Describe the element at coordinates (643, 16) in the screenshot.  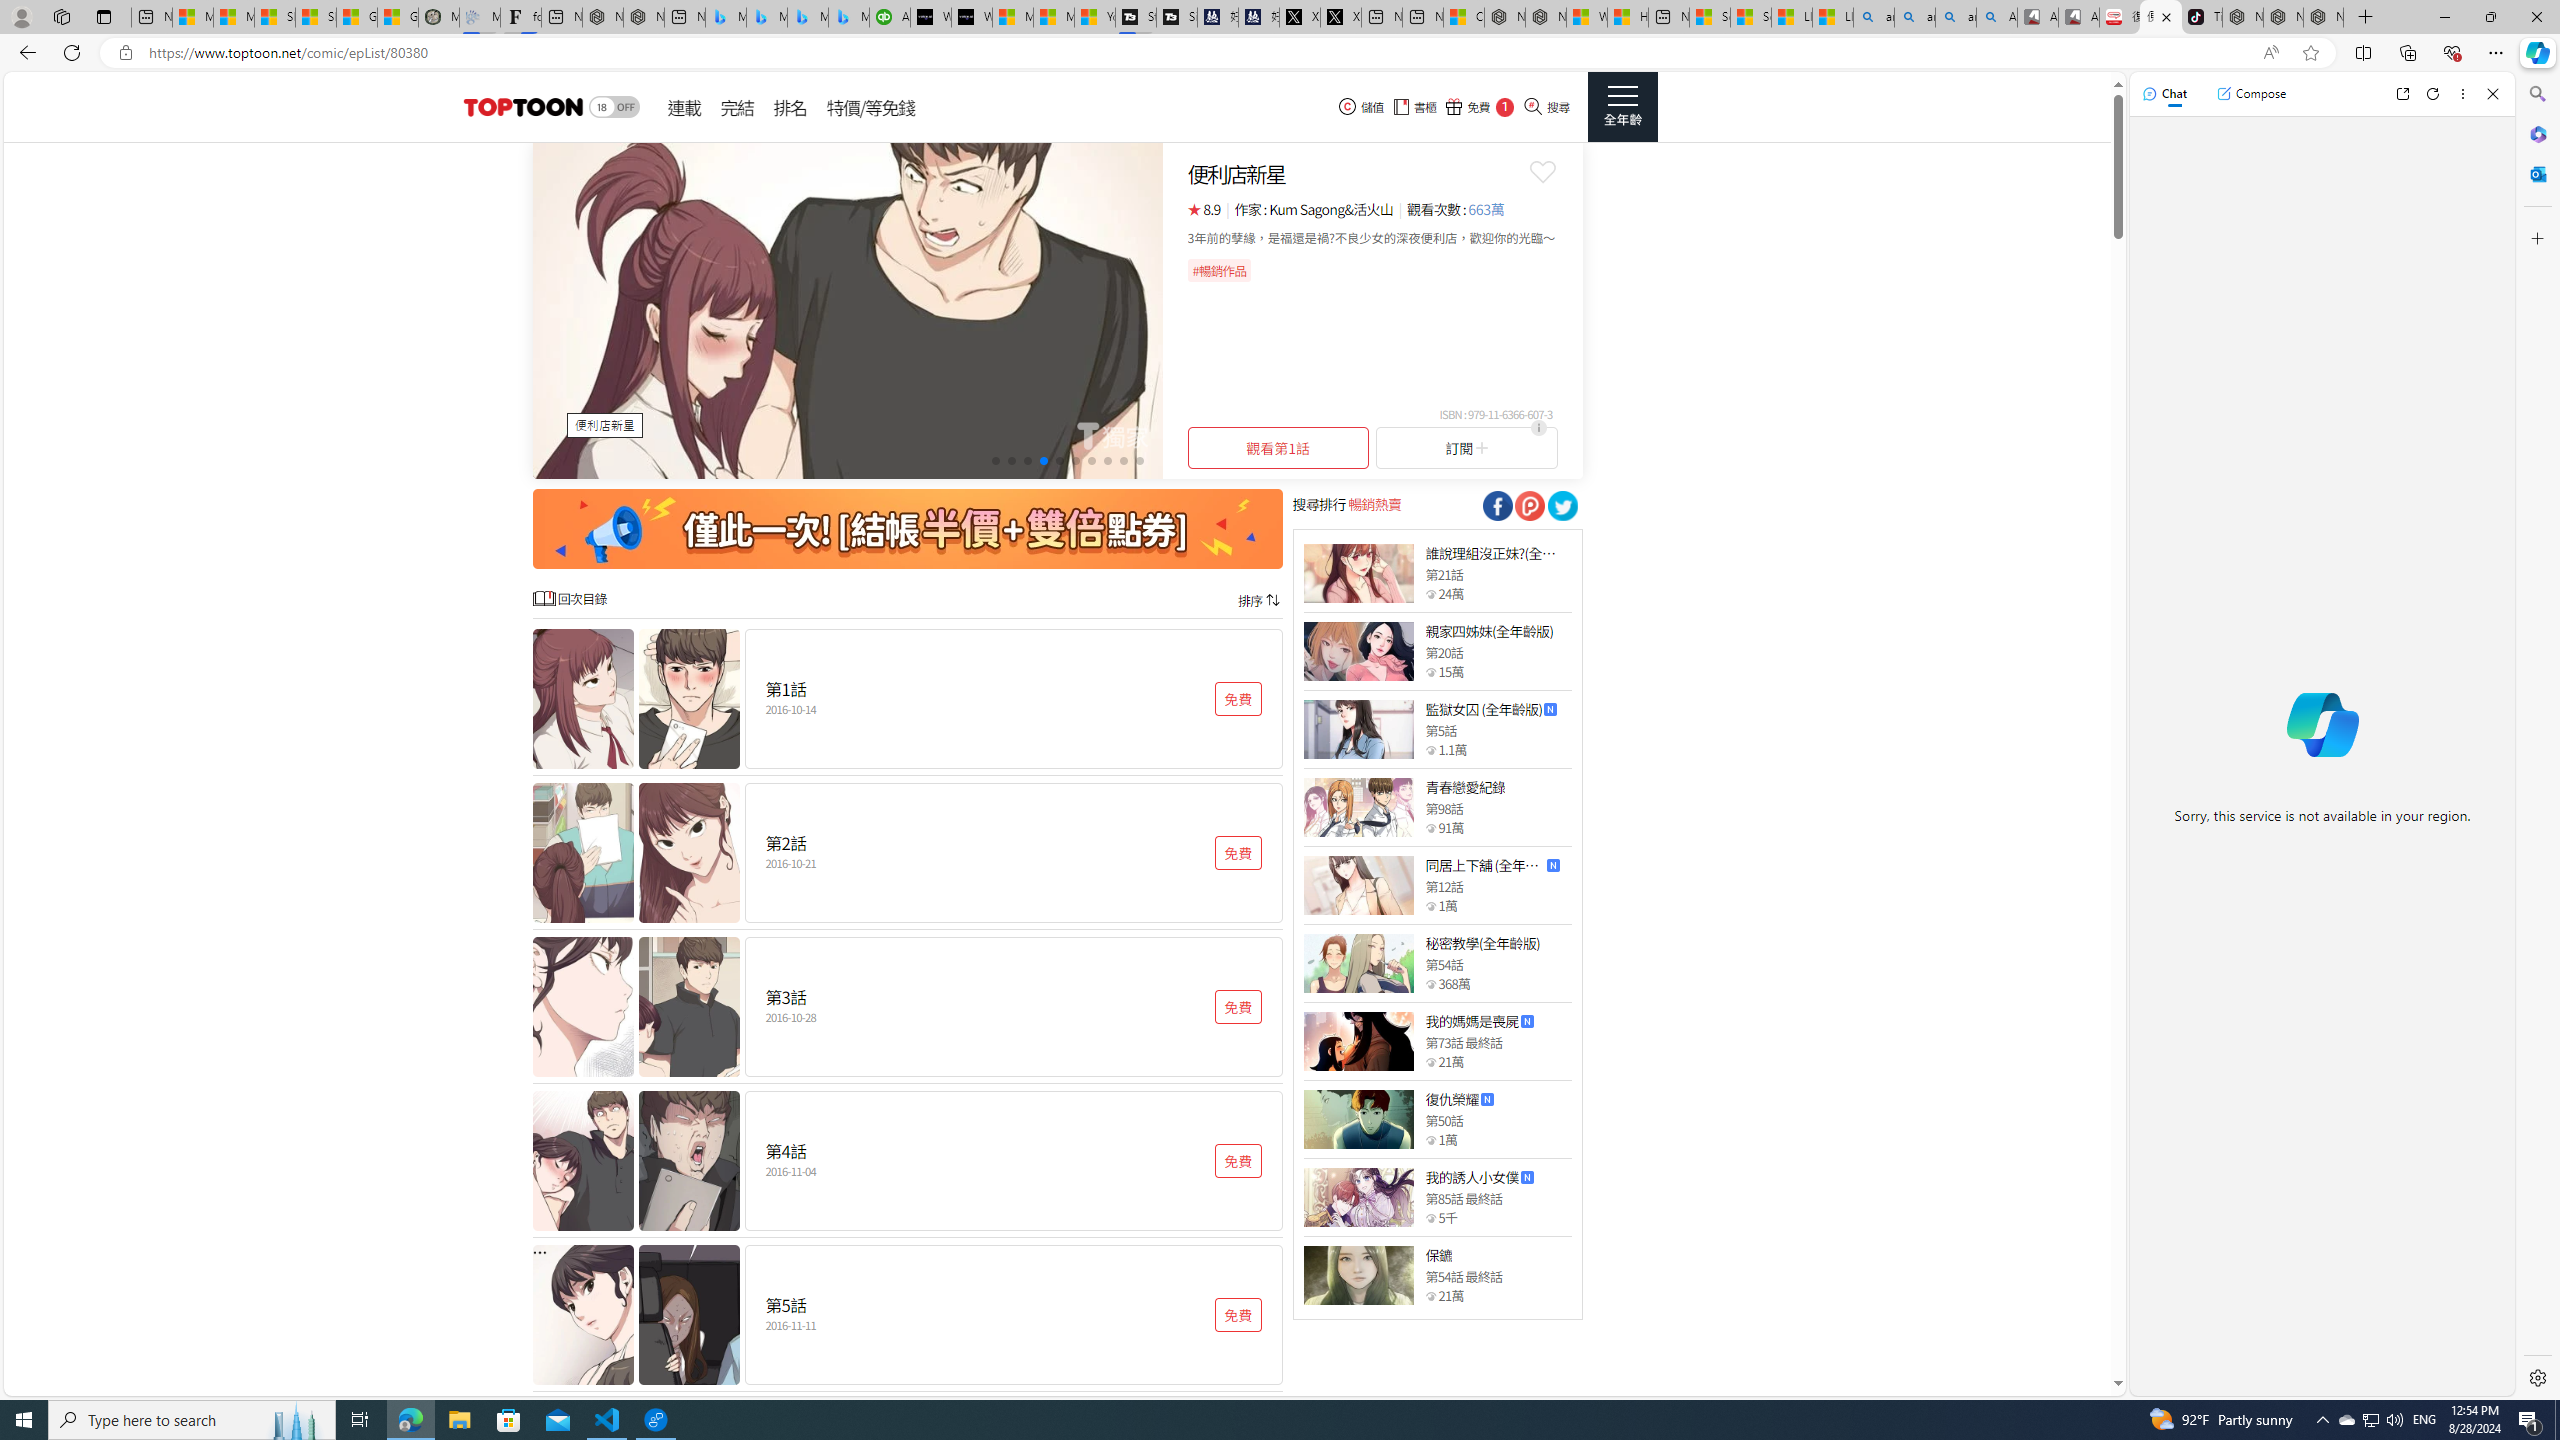
I see `'Nordace - #1 Japanese Best-Seller - Siena Smart Backpack'` at that location.